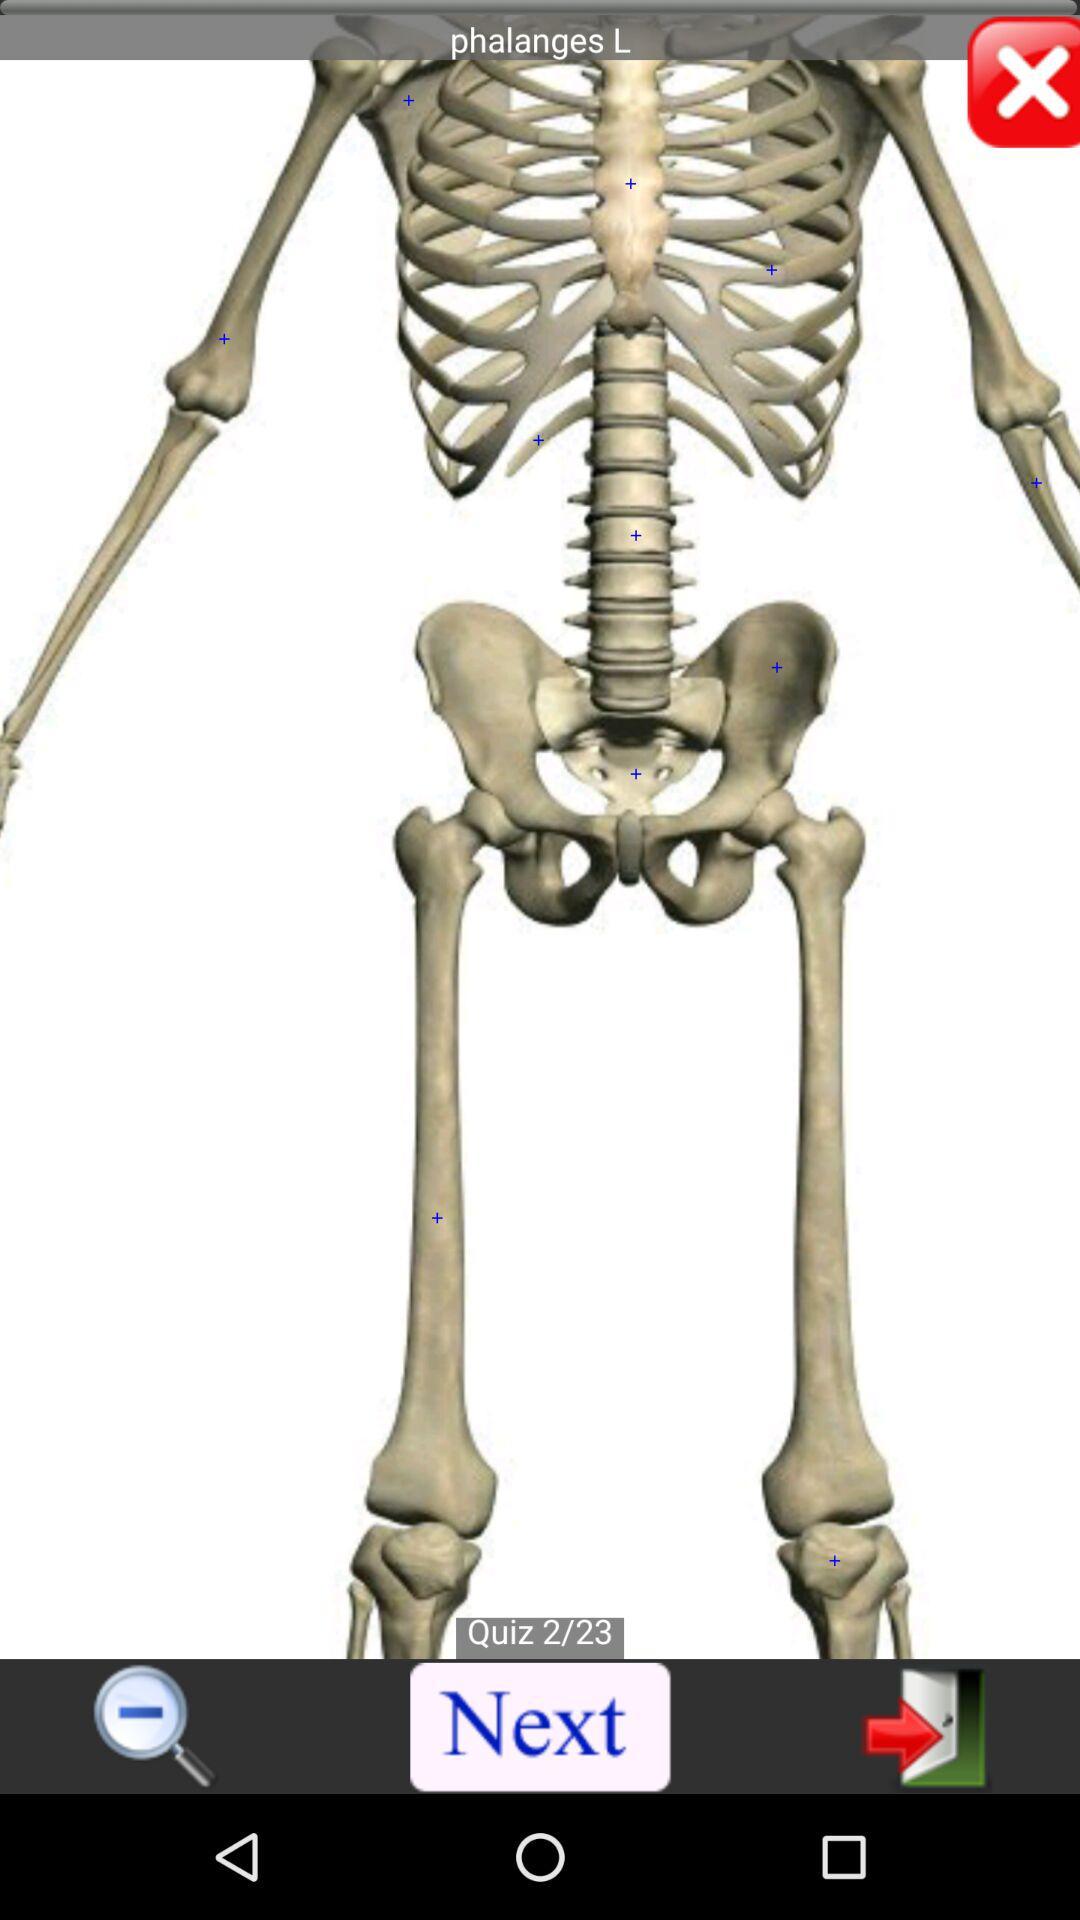 The width and height of the screenshot is (1080, 1920). What do you see at coordinates (156, 1727) in the screenshot?
I see `zoom out` at bounding box center [156, 1727].